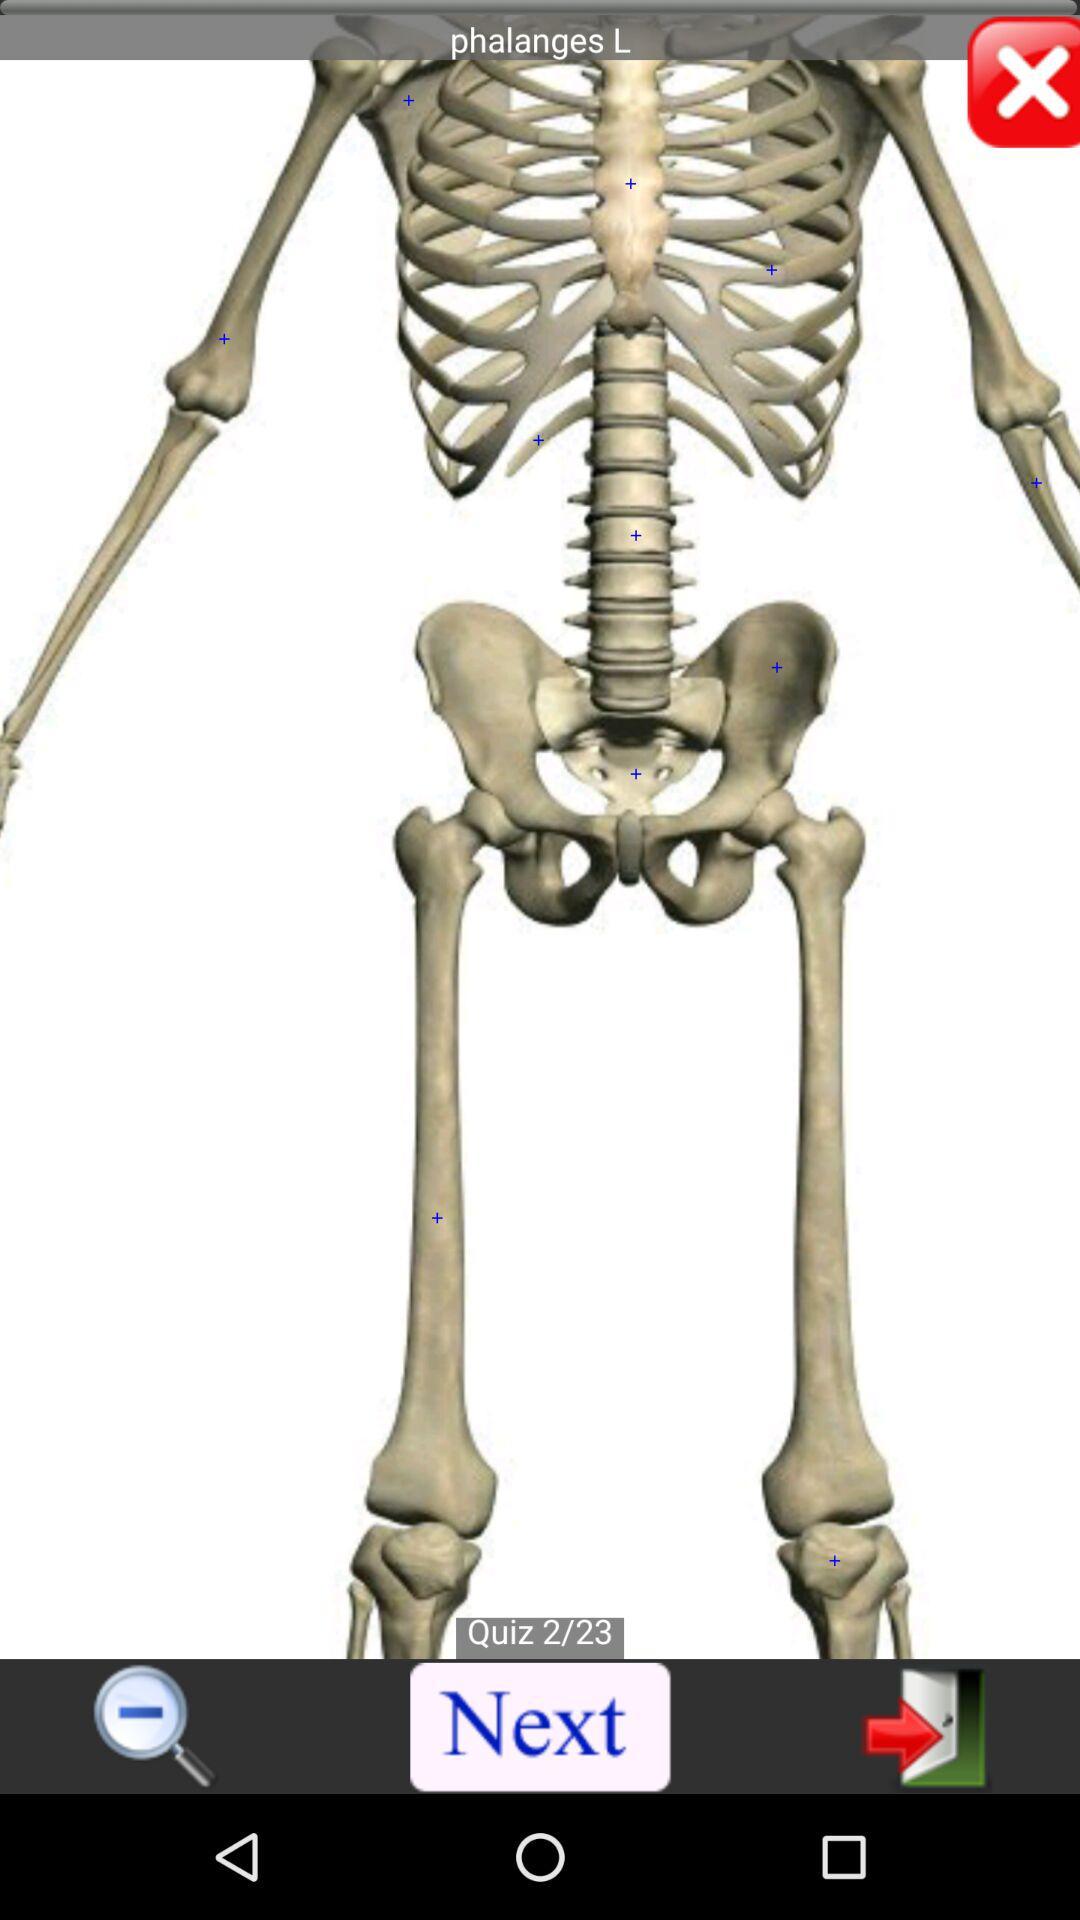 The width and height of the screenshot is (1080, 1920). What do you see at coordinates (156, 1727) in the screenshot?
I see `zoom out` at bounding box center [156, 1727].